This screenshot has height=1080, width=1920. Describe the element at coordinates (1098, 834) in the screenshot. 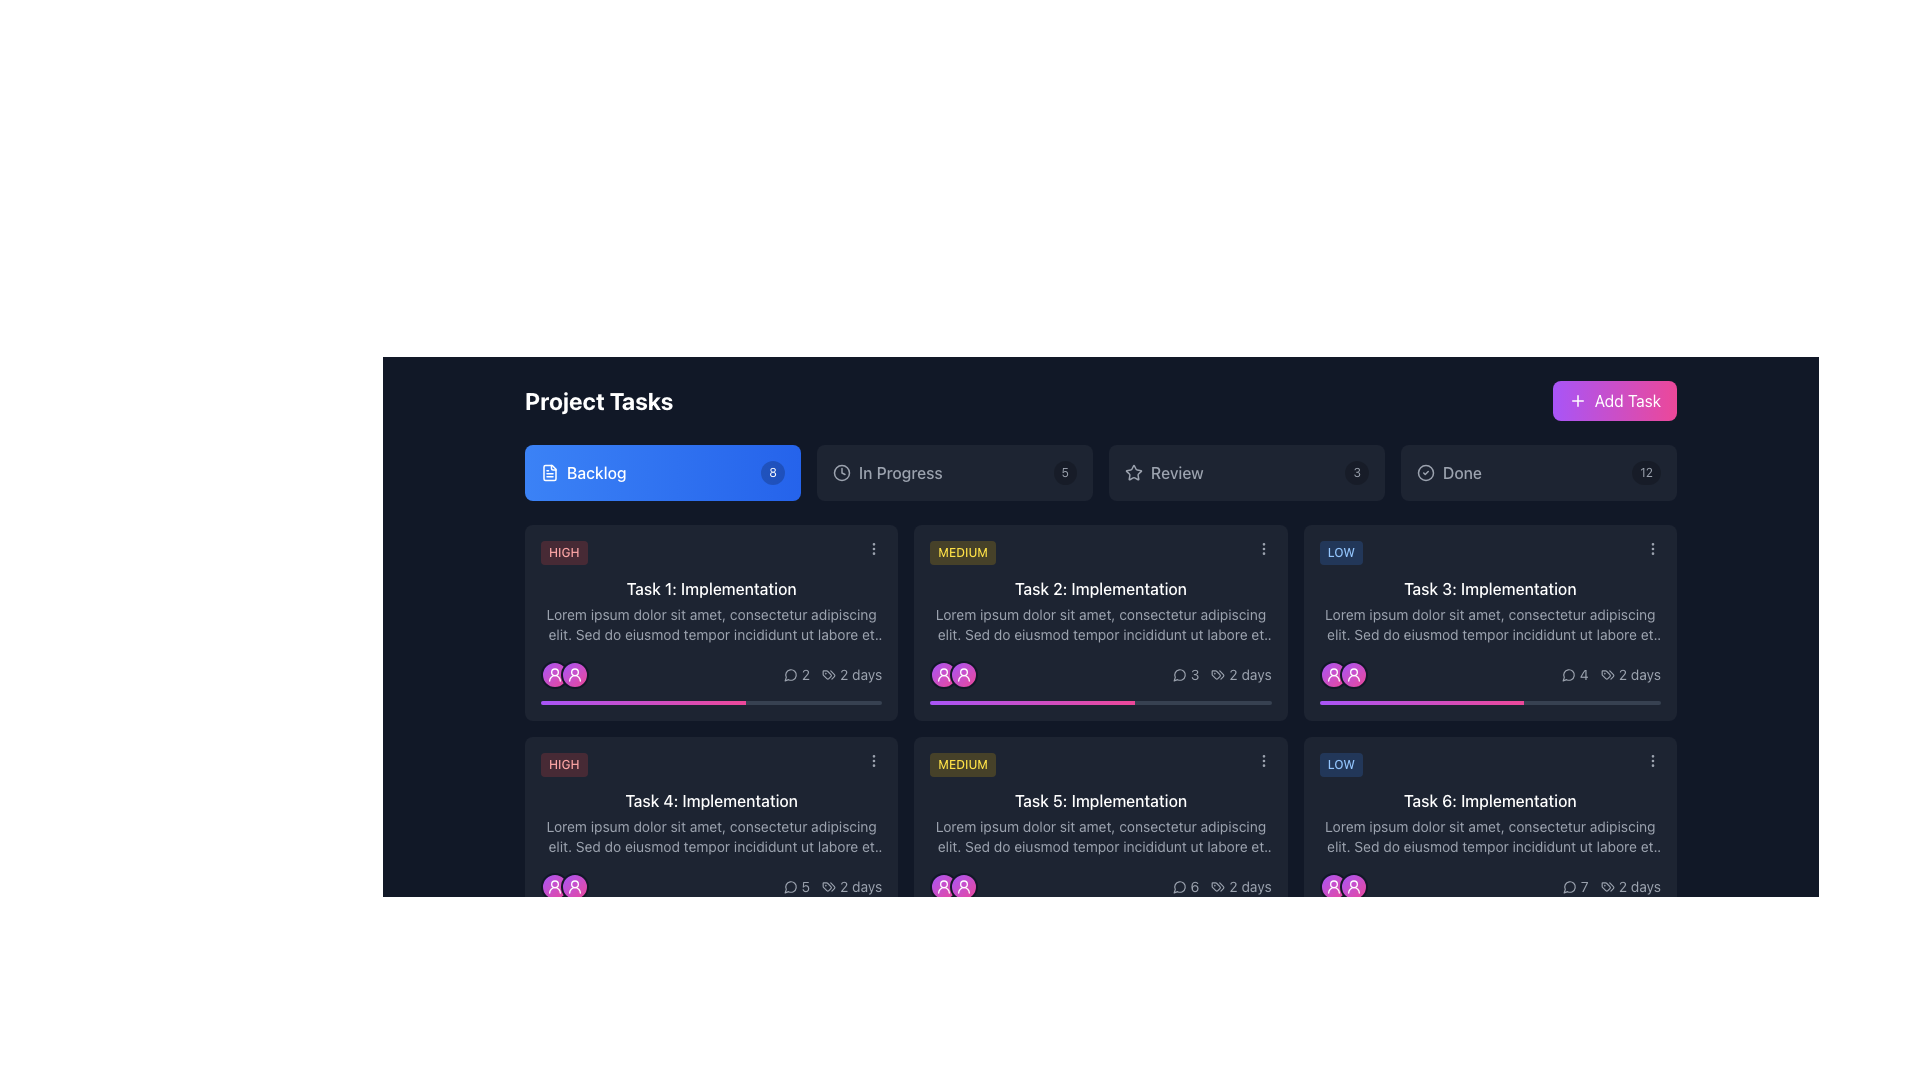

I see `the fifth task card in the project management interface` at that location.